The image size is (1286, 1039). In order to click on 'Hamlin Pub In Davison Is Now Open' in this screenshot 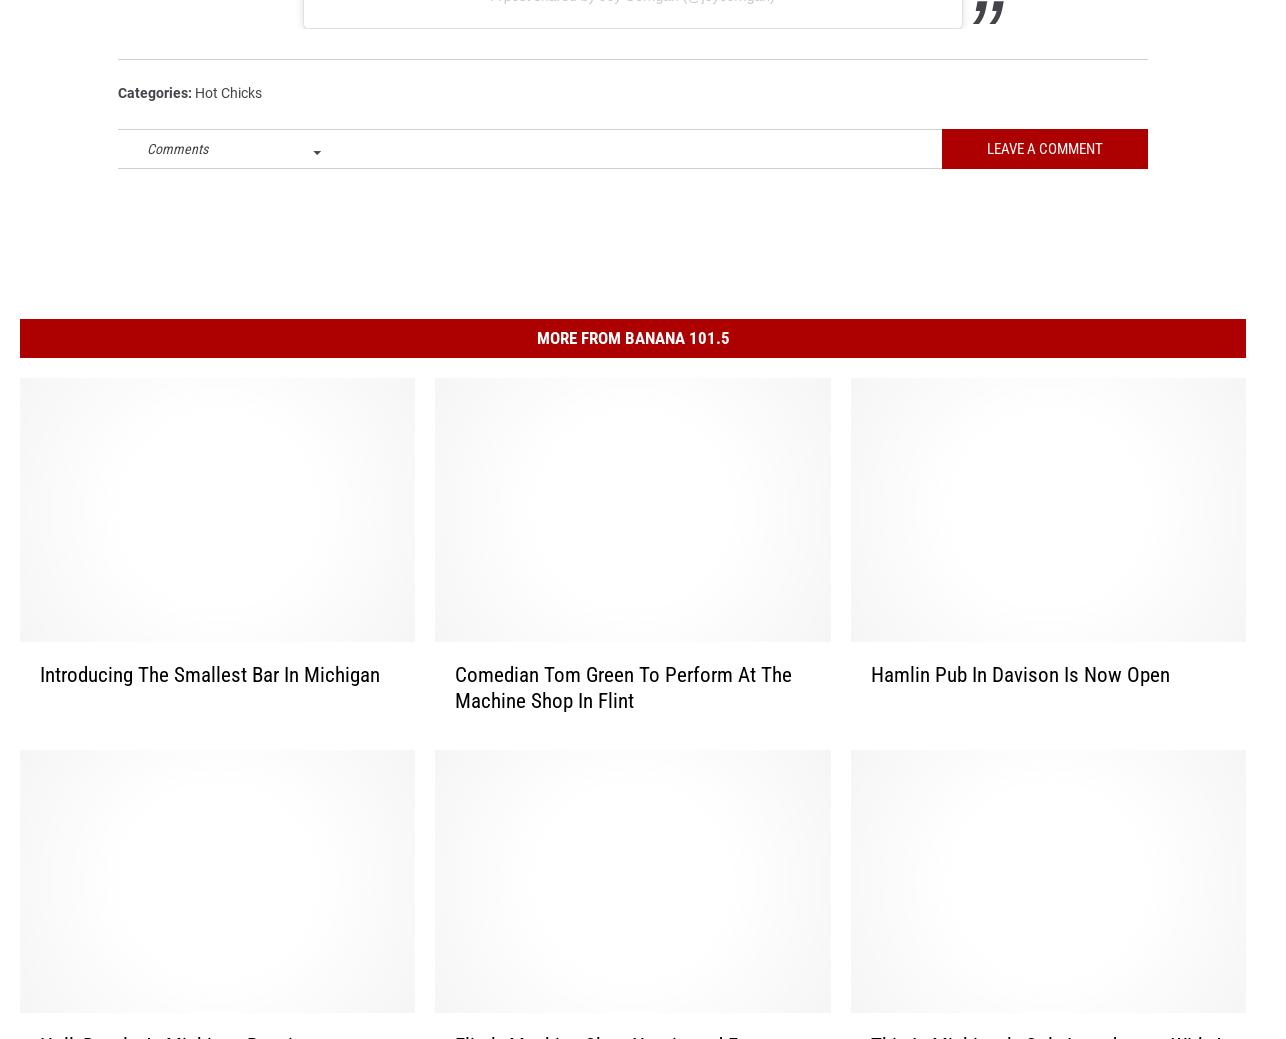, I will do `click(869, 700)`.